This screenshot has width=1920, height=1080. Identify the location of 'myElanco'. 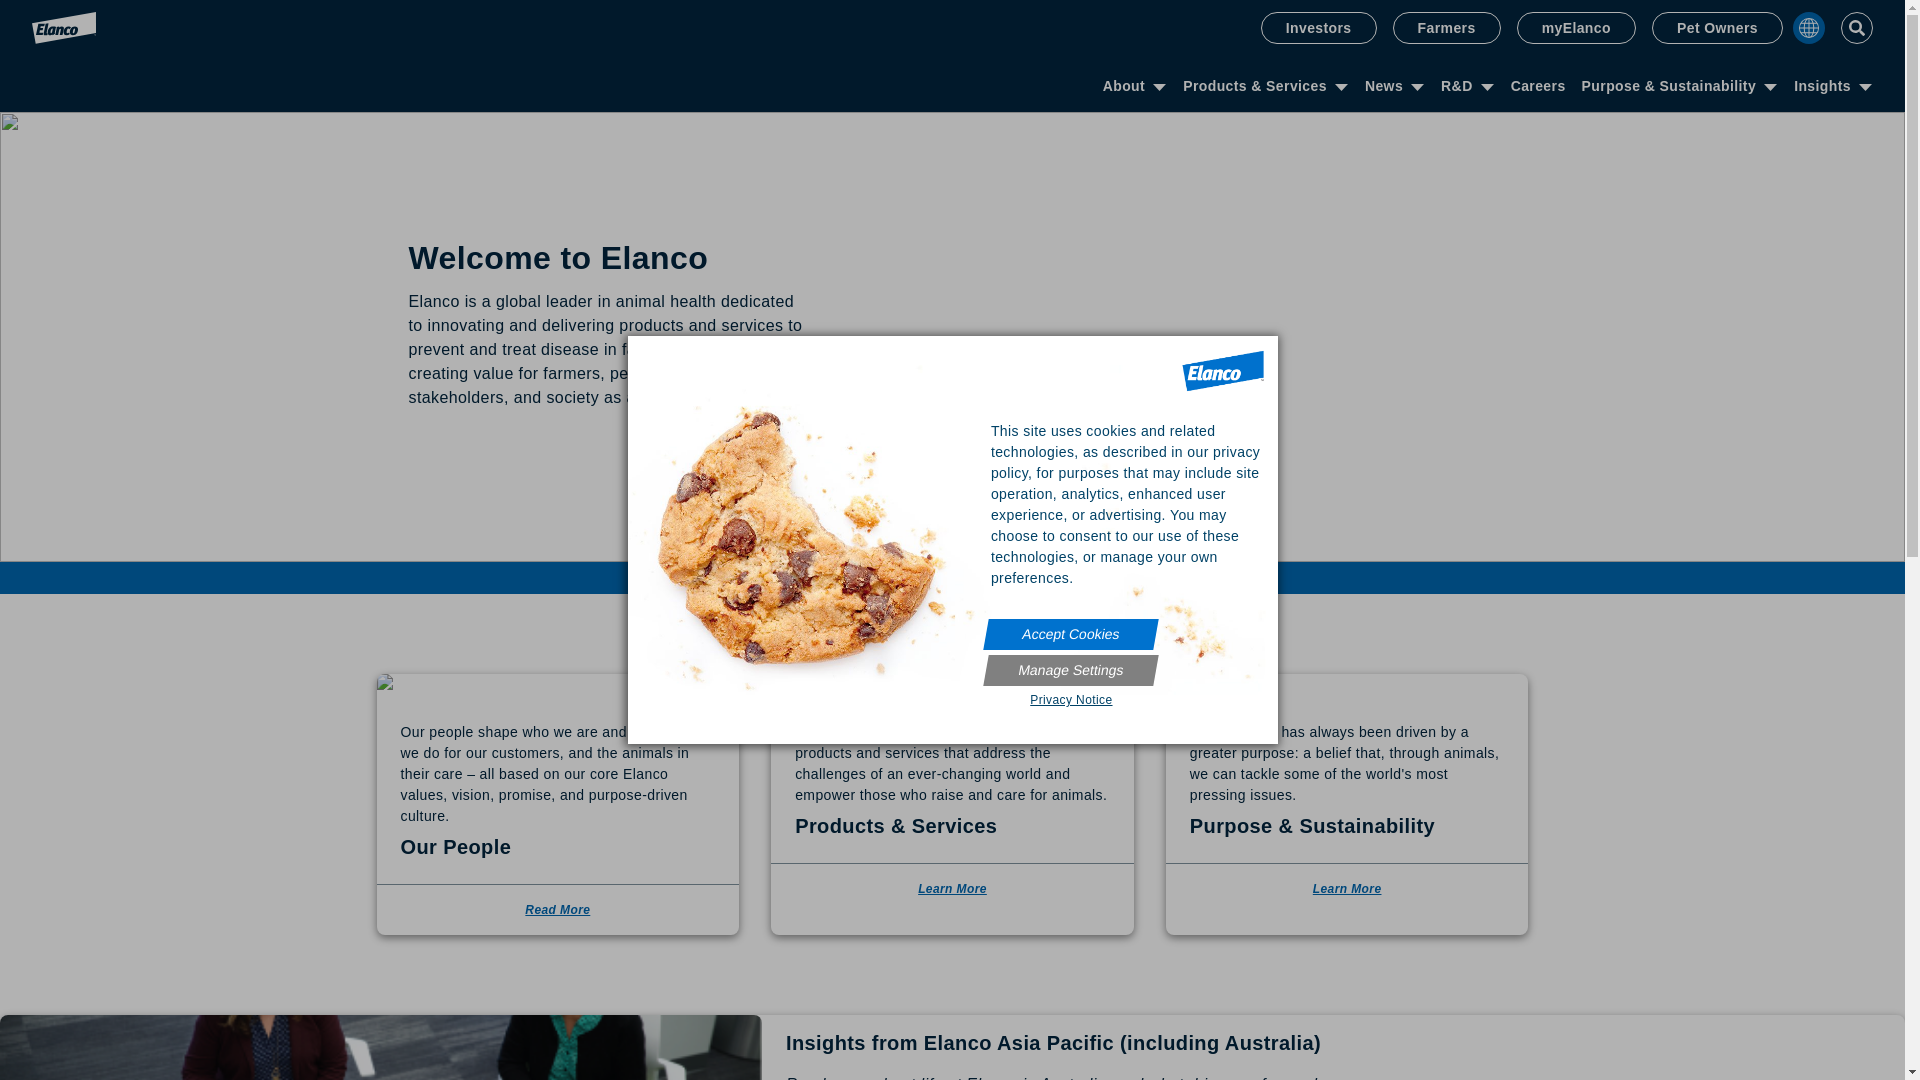
(1575, 27).